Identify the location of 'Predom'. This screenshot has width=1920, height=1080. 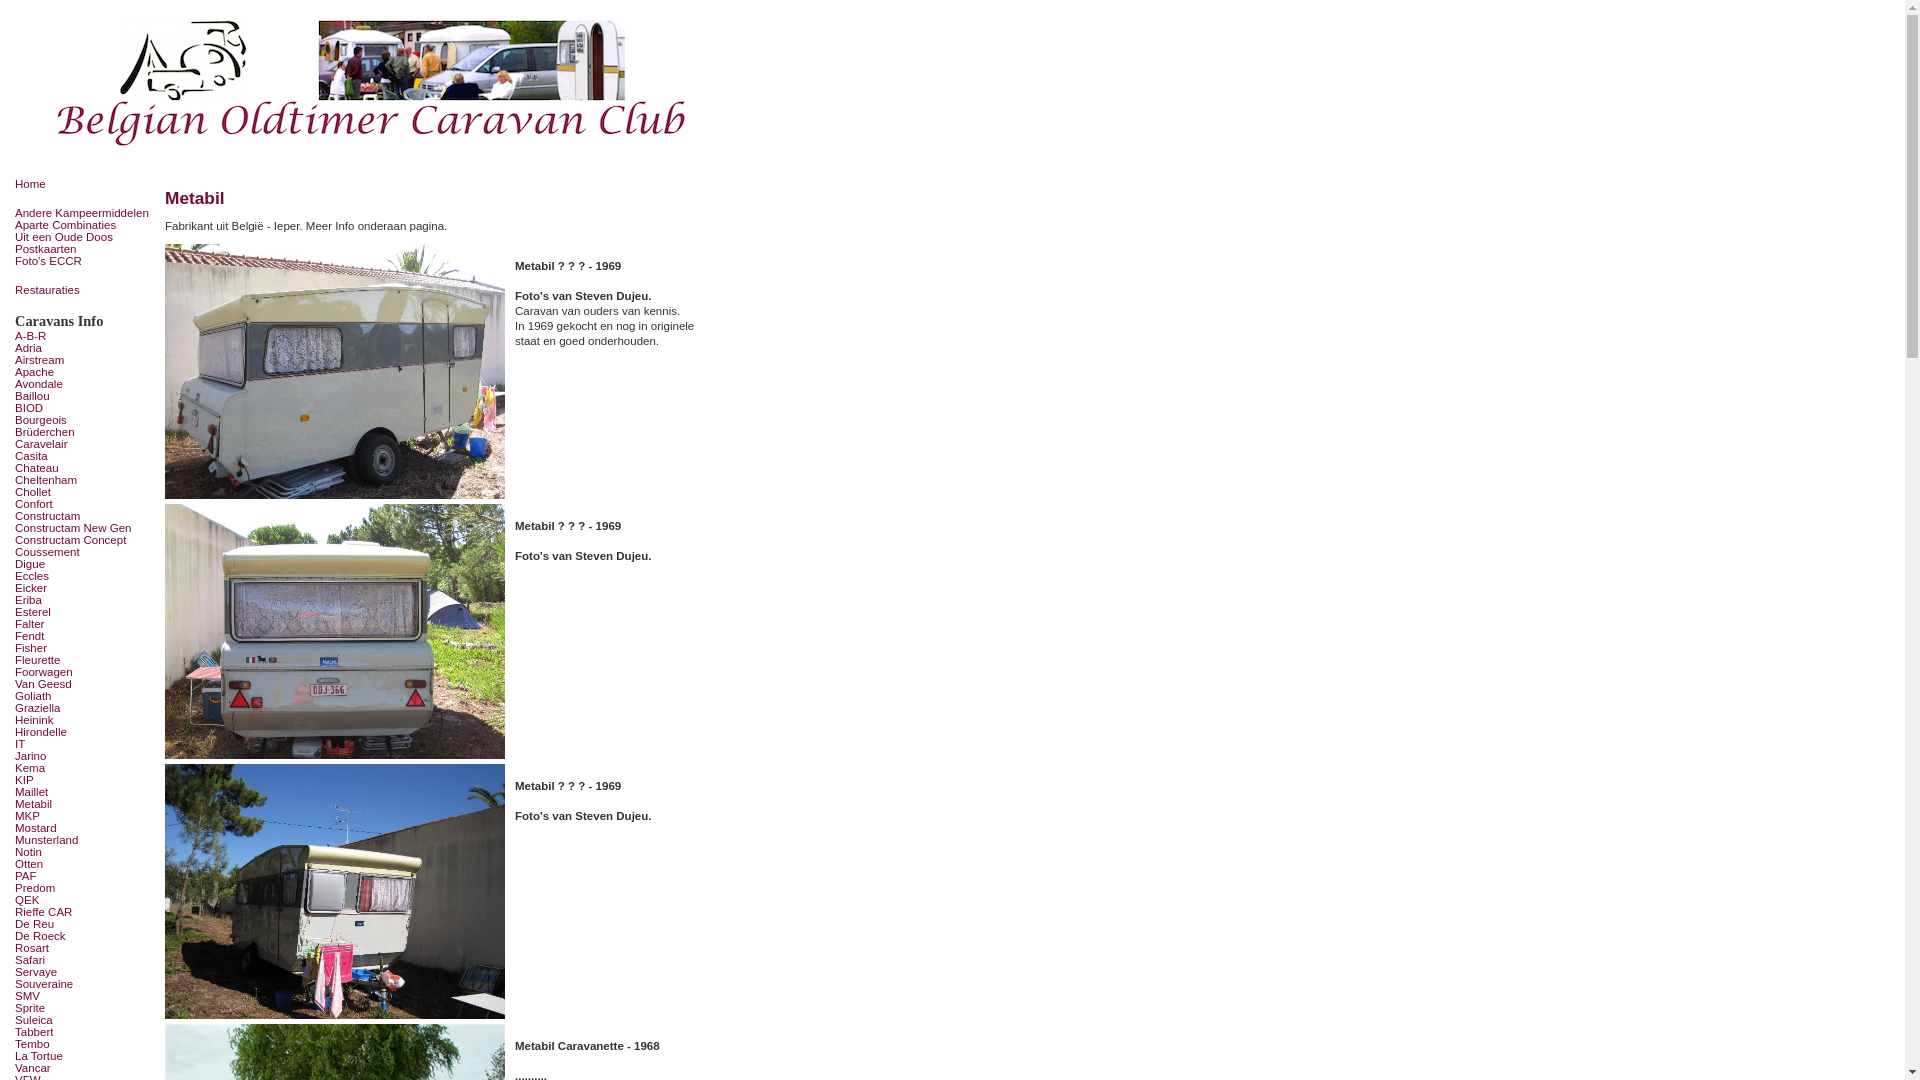
(84, 886).